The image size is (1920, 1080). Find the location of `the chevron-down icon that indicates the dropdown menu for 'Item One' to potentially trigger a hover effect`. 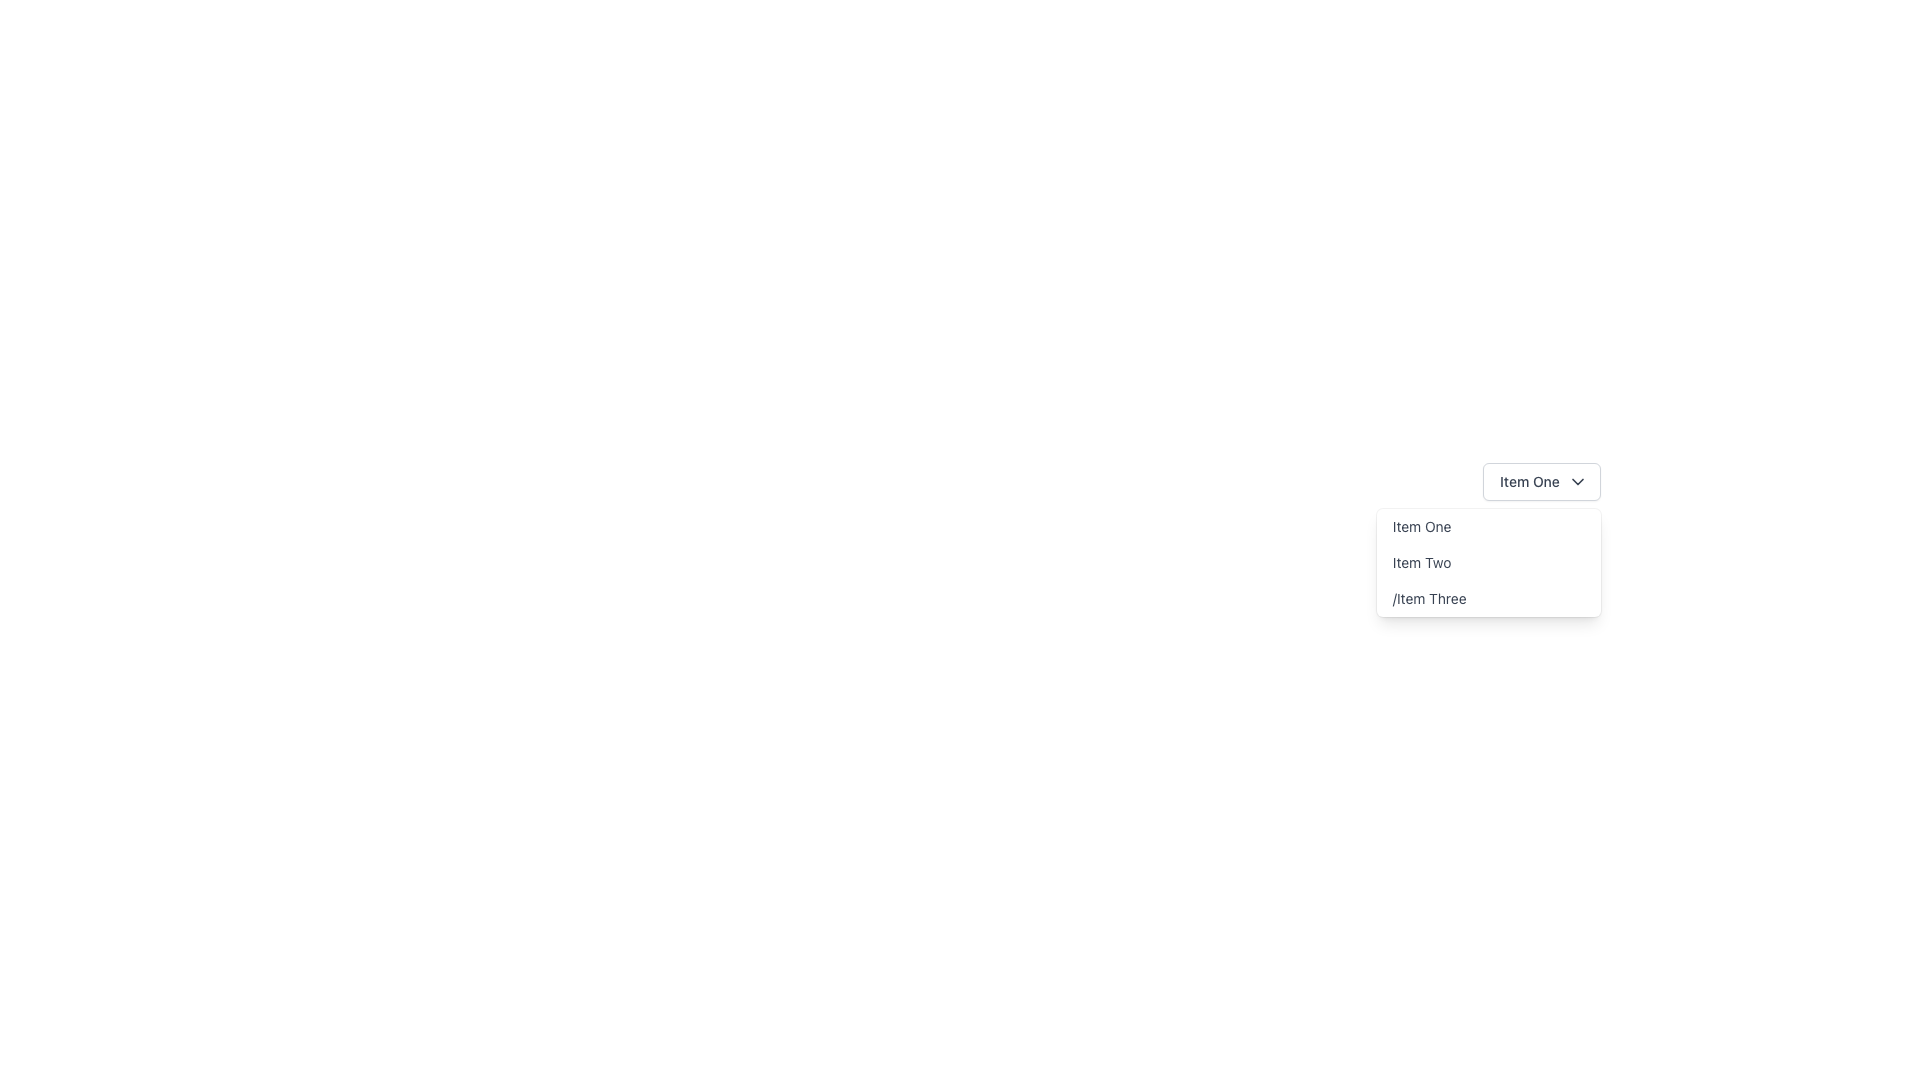

the chevron-down icon that indicates the dropdown menu for 'Item One' to potentially trigger a hover effect is located at coordinates (1576, 482).